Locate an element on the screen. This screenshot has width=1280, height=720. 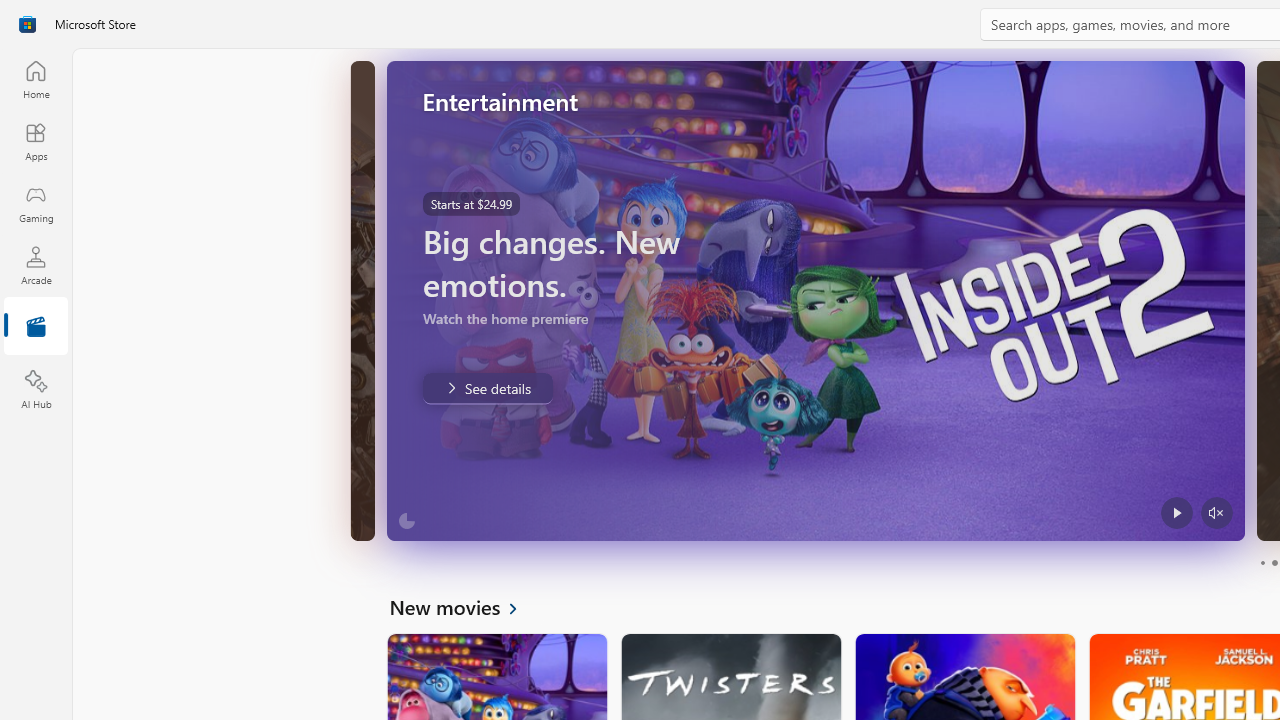
'Page 2' is located at coordinates (1273, 563).